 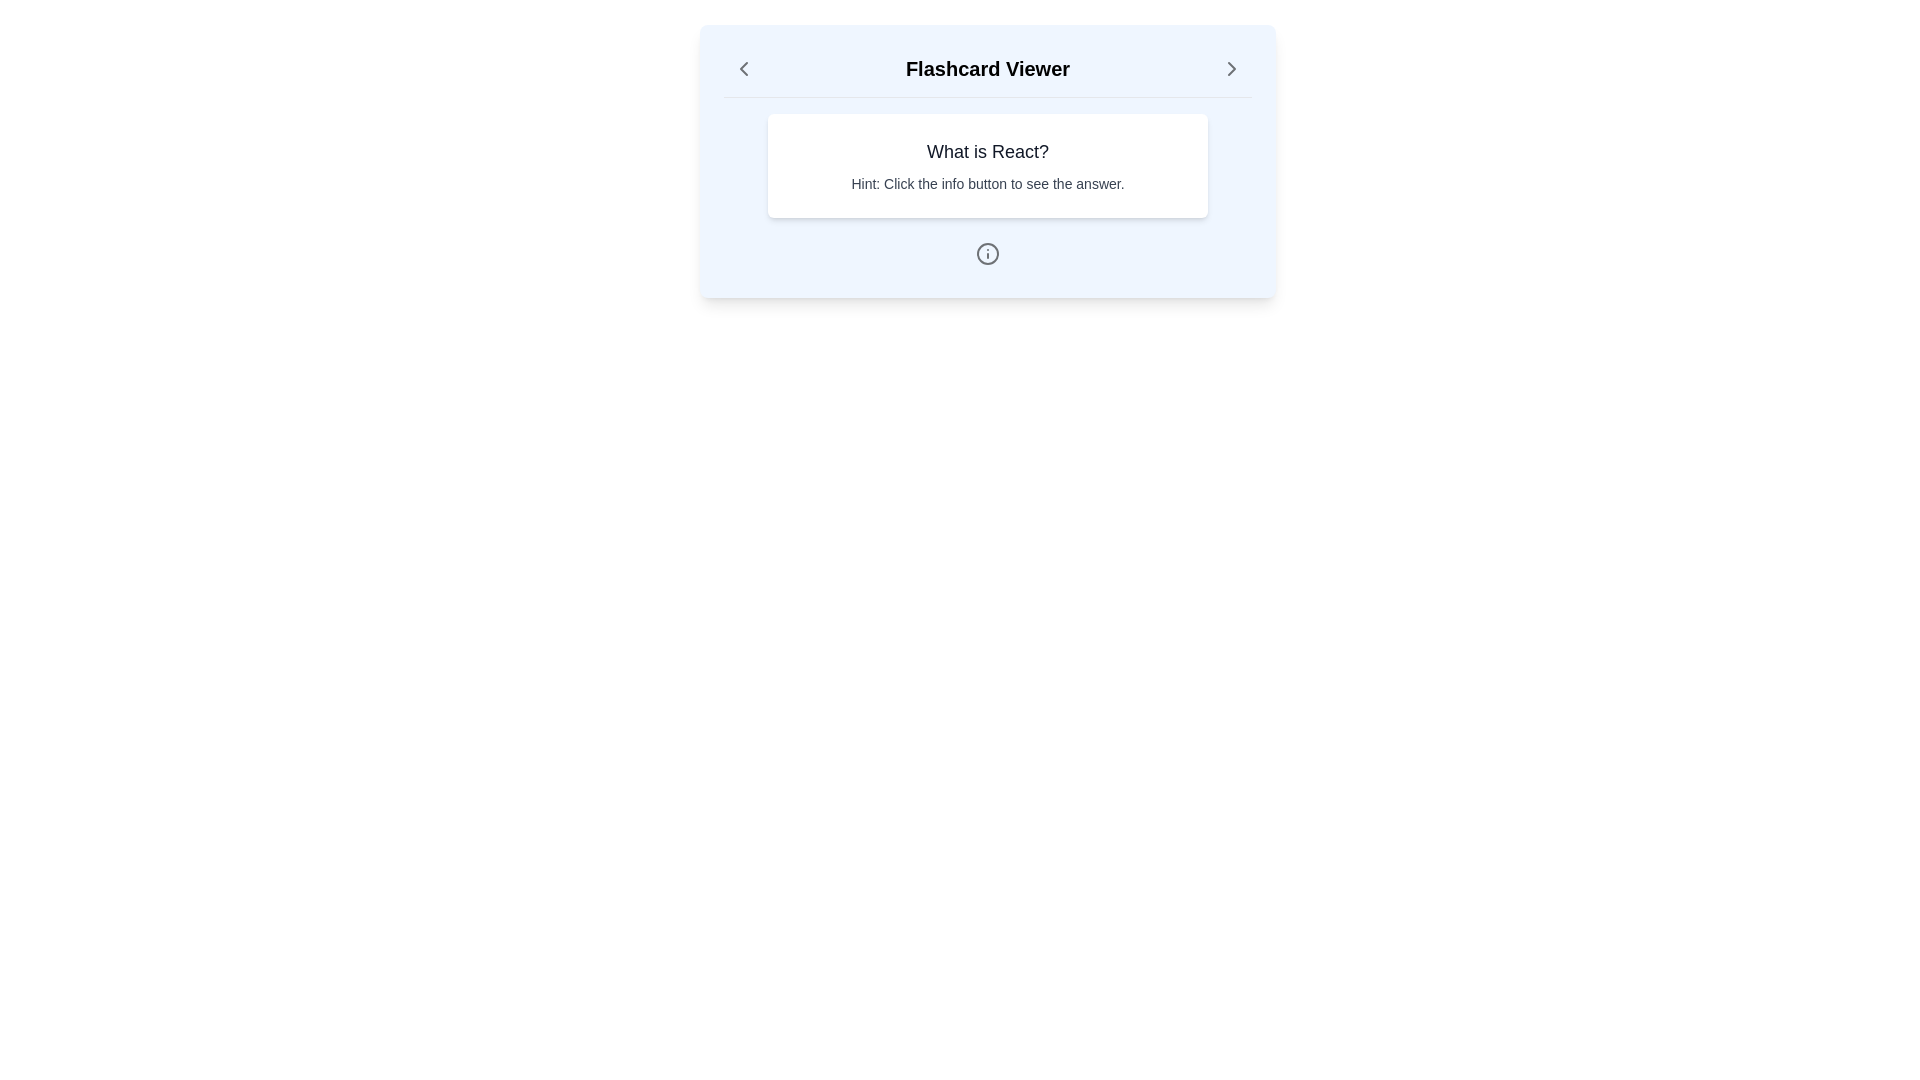 What do you see at coordinates (1231, 68) in the screenshot?
I see `the right-pointing chevron icon located in the top-right corner of the Flashcard Viewer interface to trigger the interaction effect` at bounding box center [1231, 68].